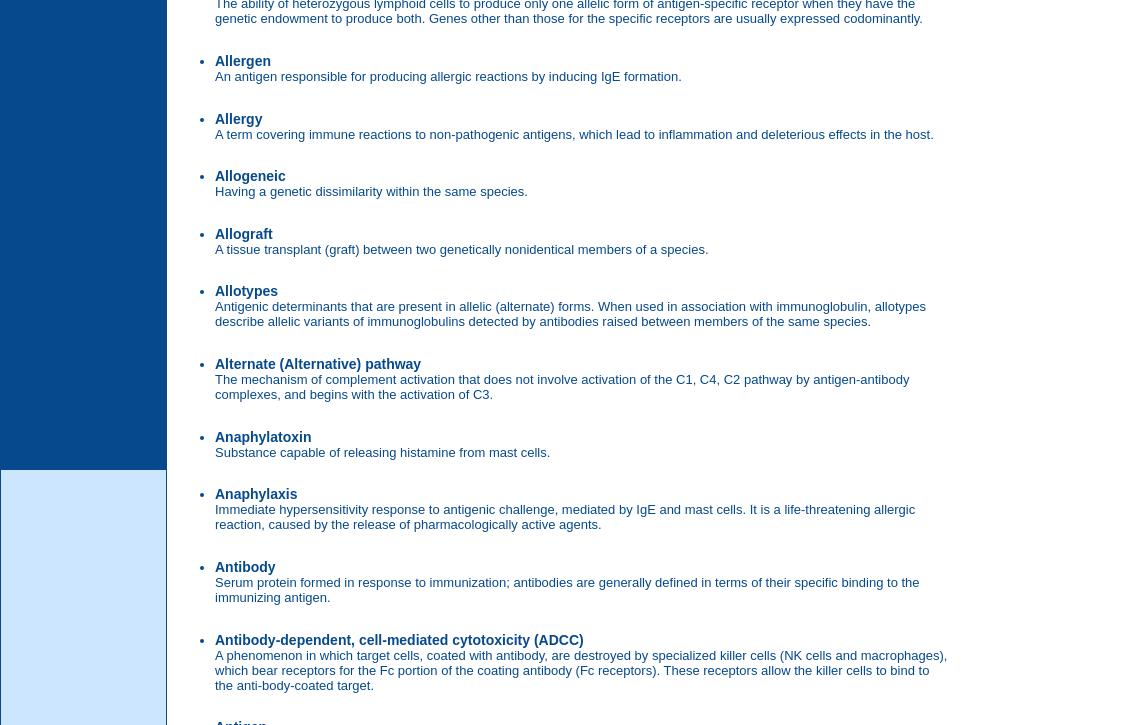 This screenshot has width=1125, height=725. I want to click on 'Allergy', so click(237, 118).